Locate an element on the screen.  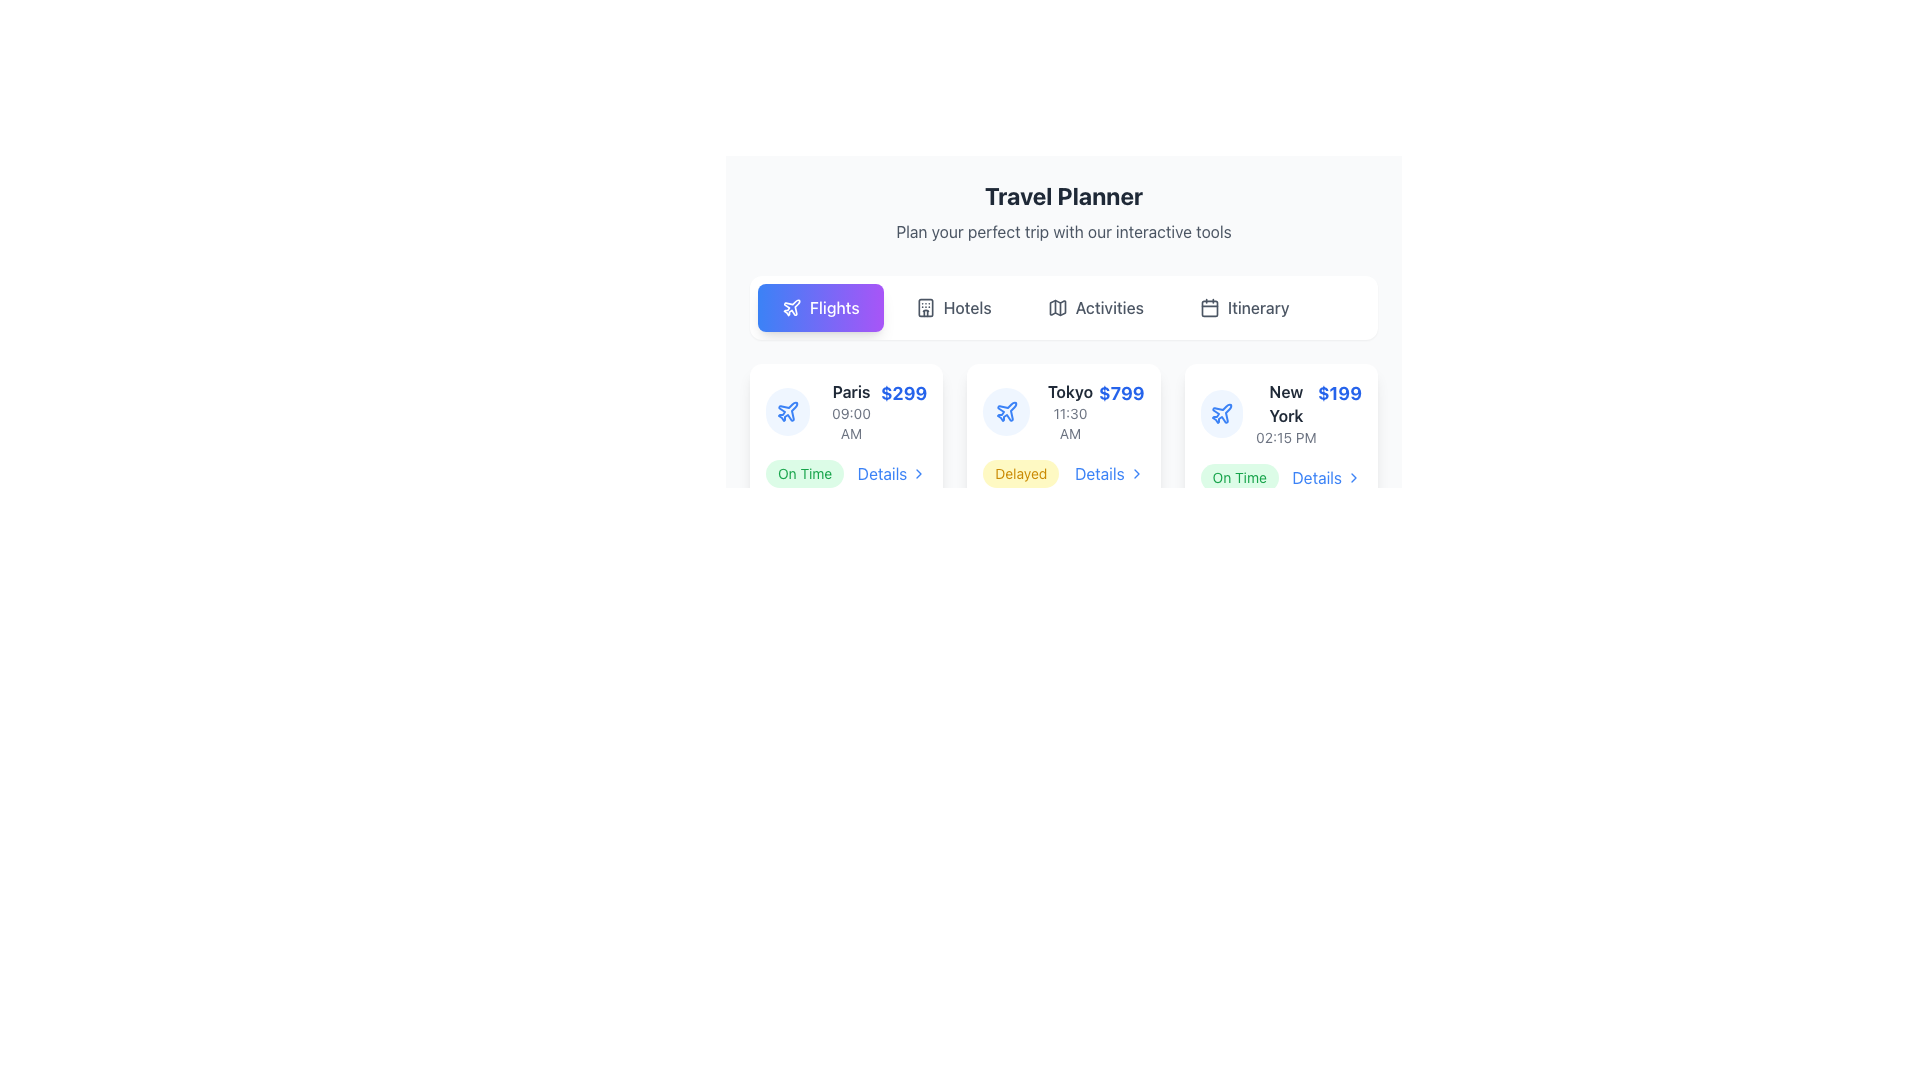
the airplane icon with a thin geometric outline, styled in blue, located in the upper-left portion of the flight card to Tokyo, between the Paris and New York flight cards is located at coordinates (1006, 411).